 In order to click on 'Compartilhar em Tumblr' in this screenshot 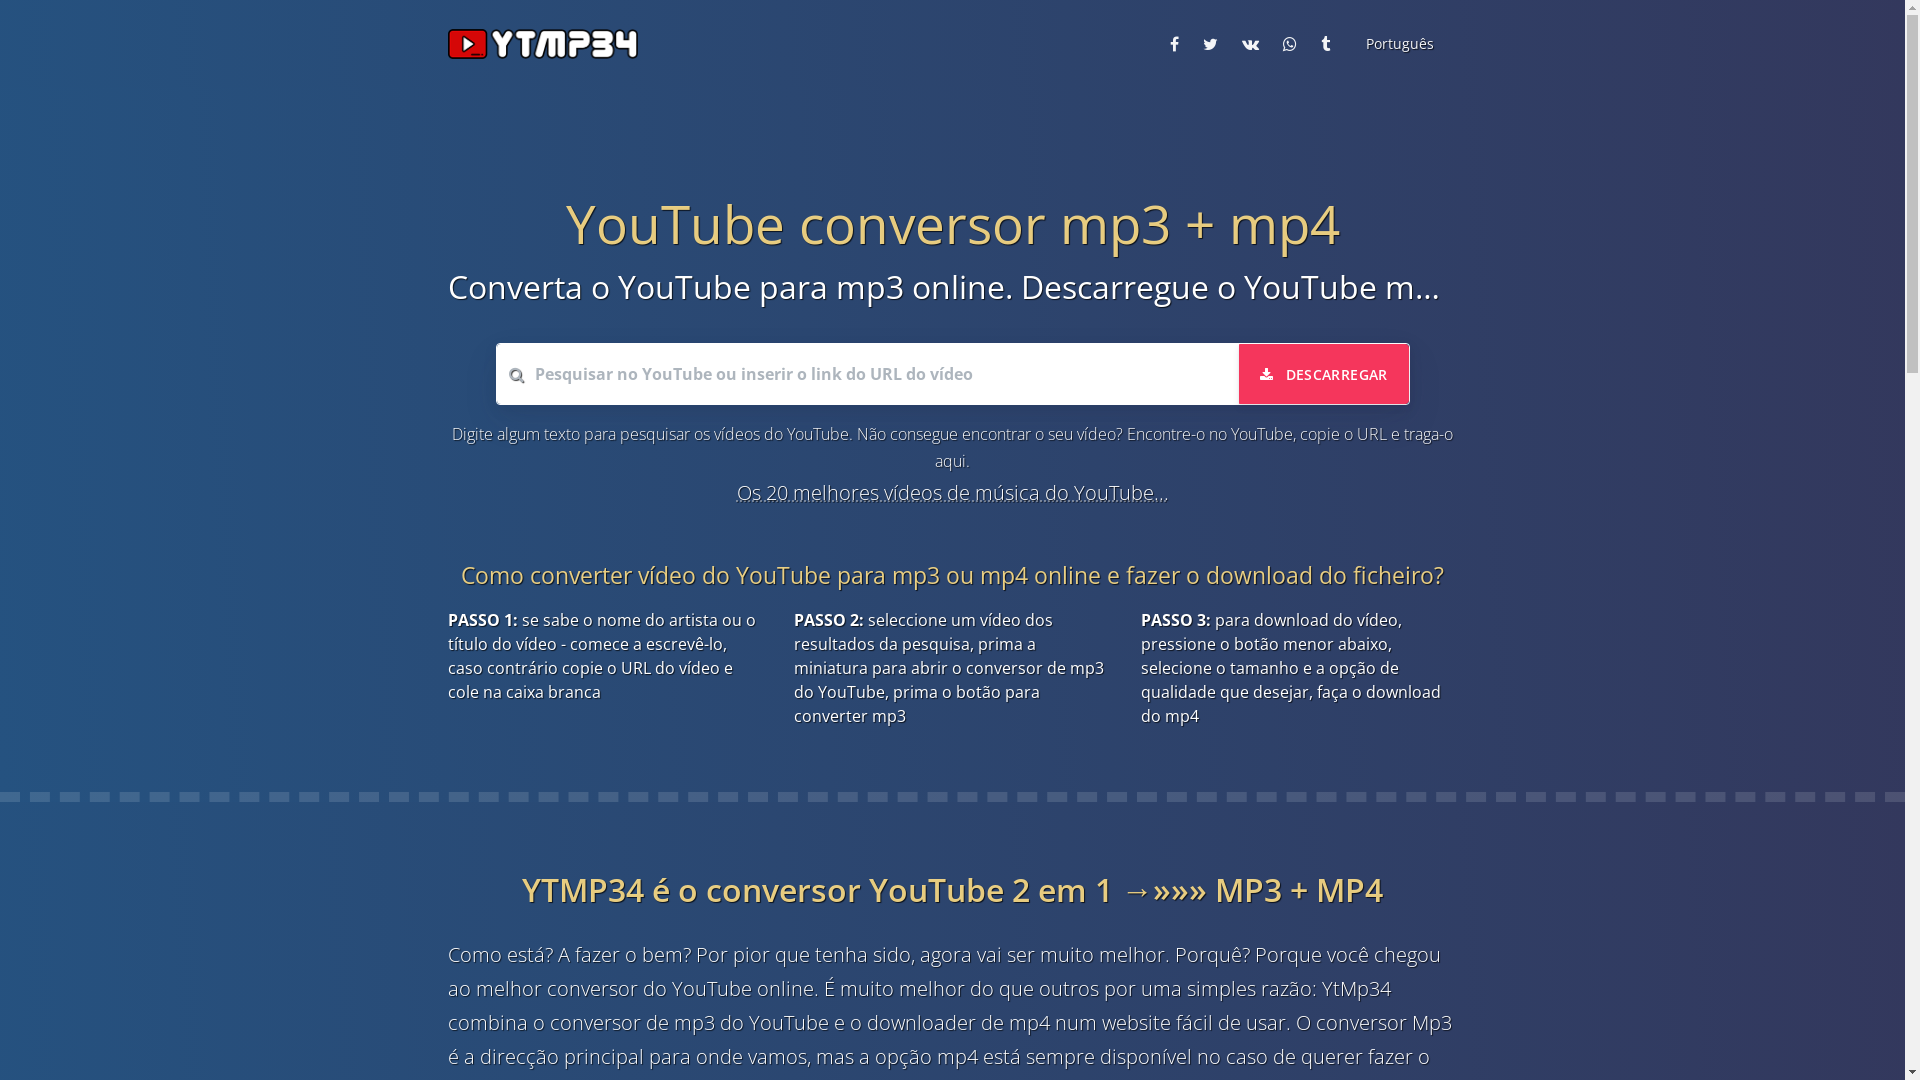, I will do `click(1324, 43)`.